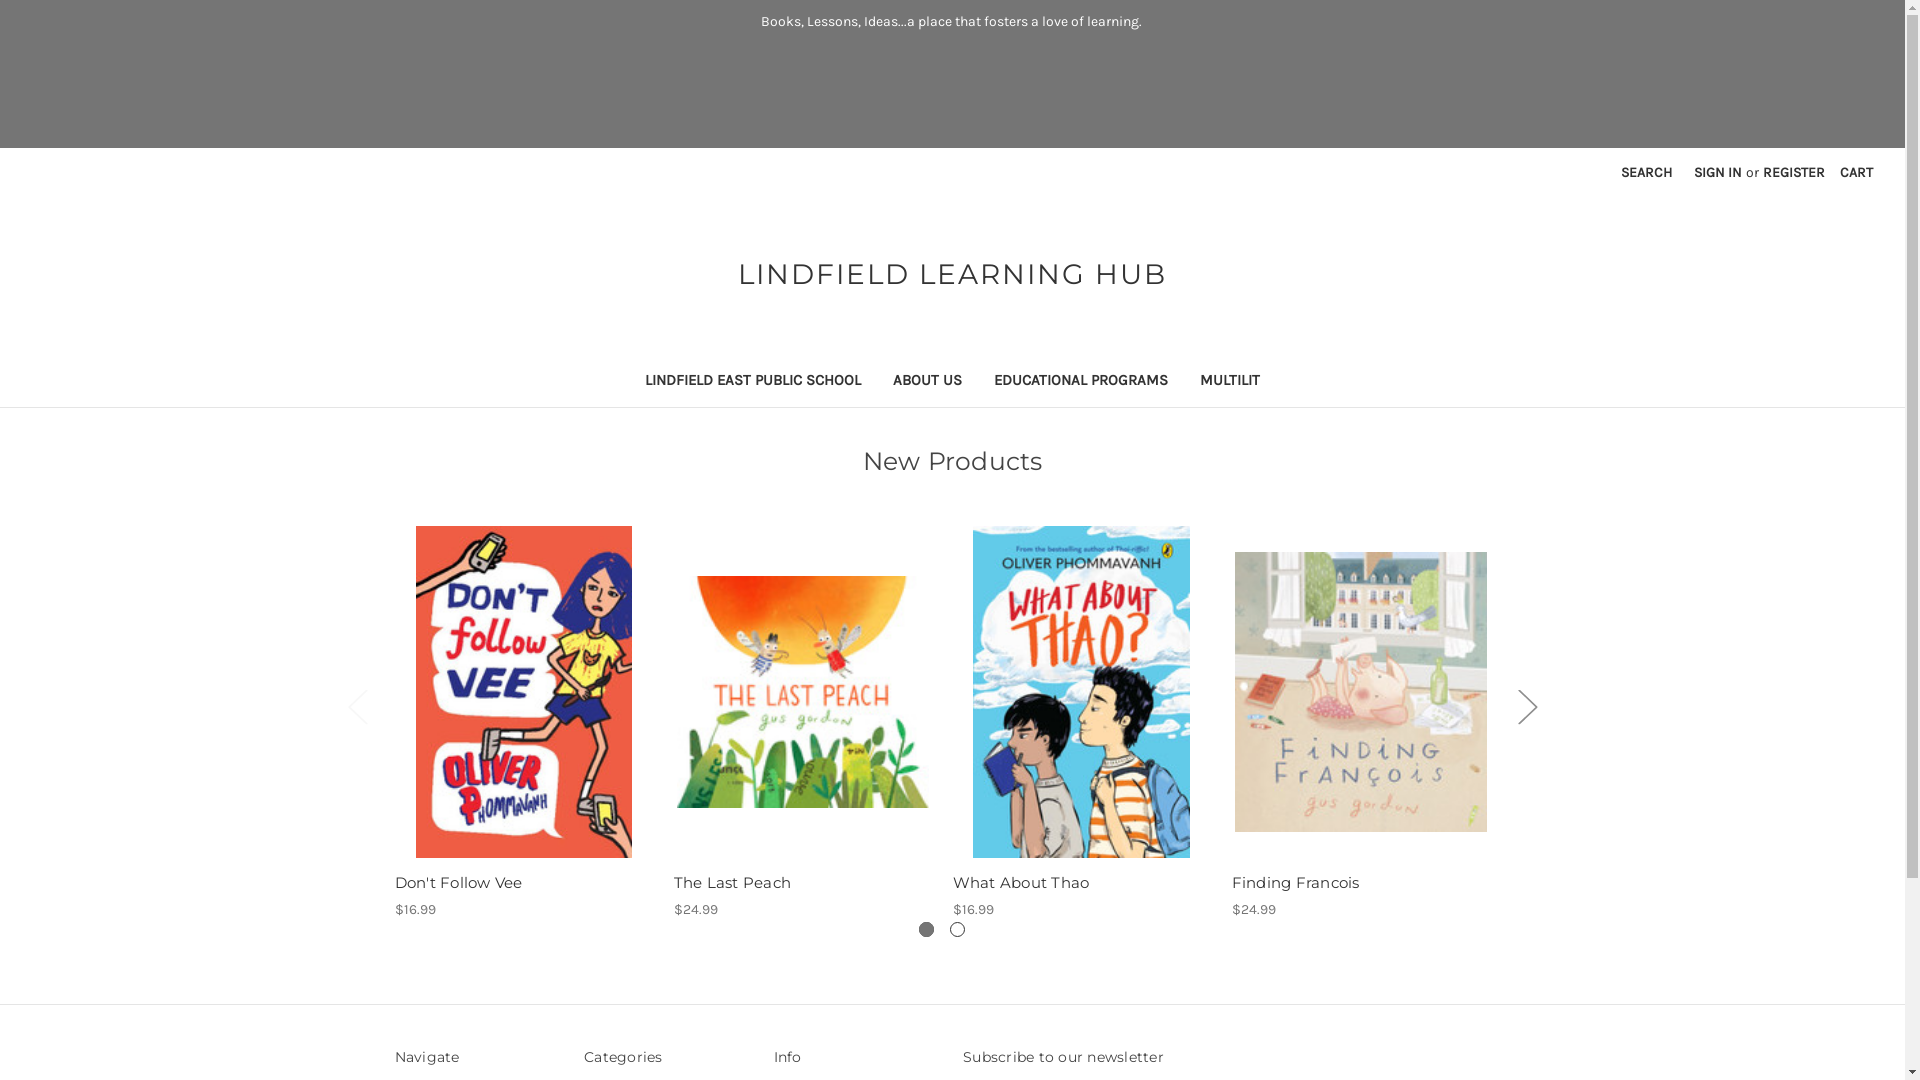  I want to click on 'What About Thao', so click(1080, 690).